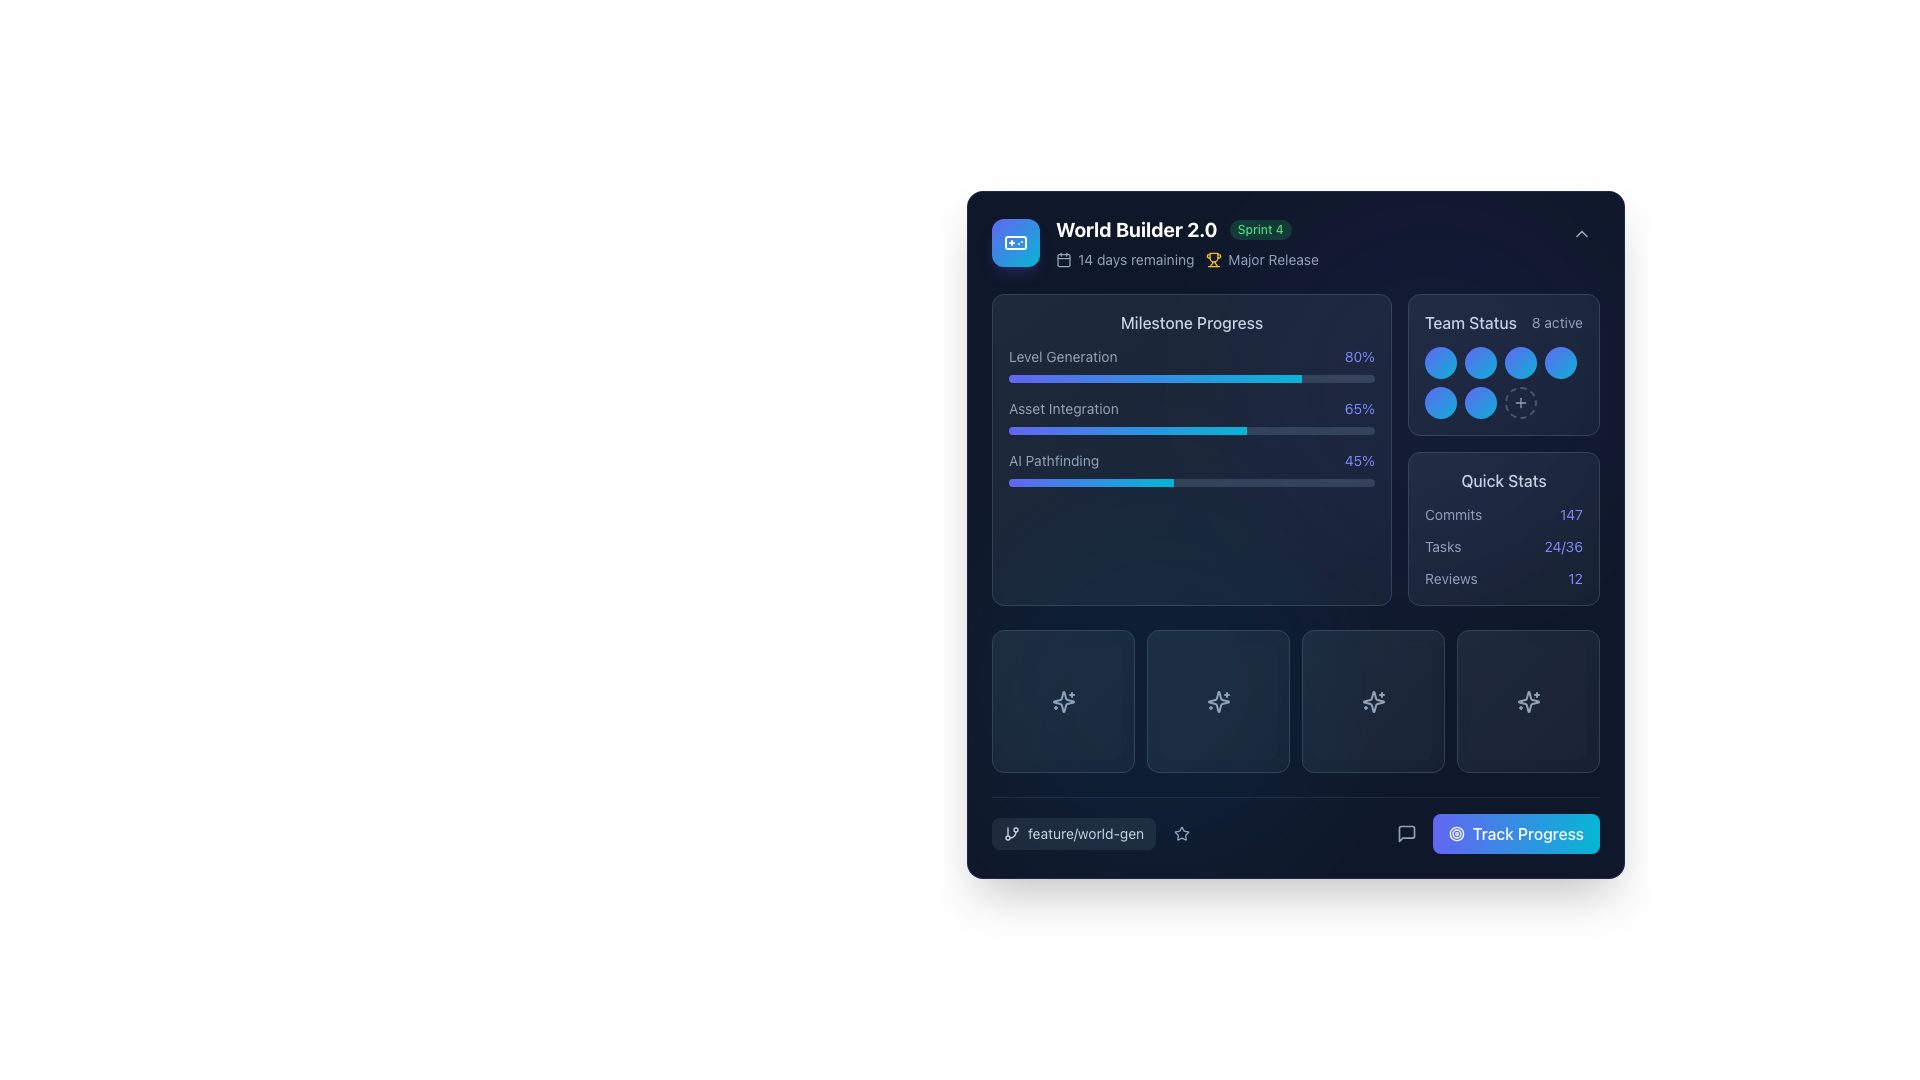 Image resolution: width=1920 pixels, height=1080 pixels. What do you see at coordinates (1201, 378) in the screenshot?
I see `progress` at bounding box center [1201, 378].